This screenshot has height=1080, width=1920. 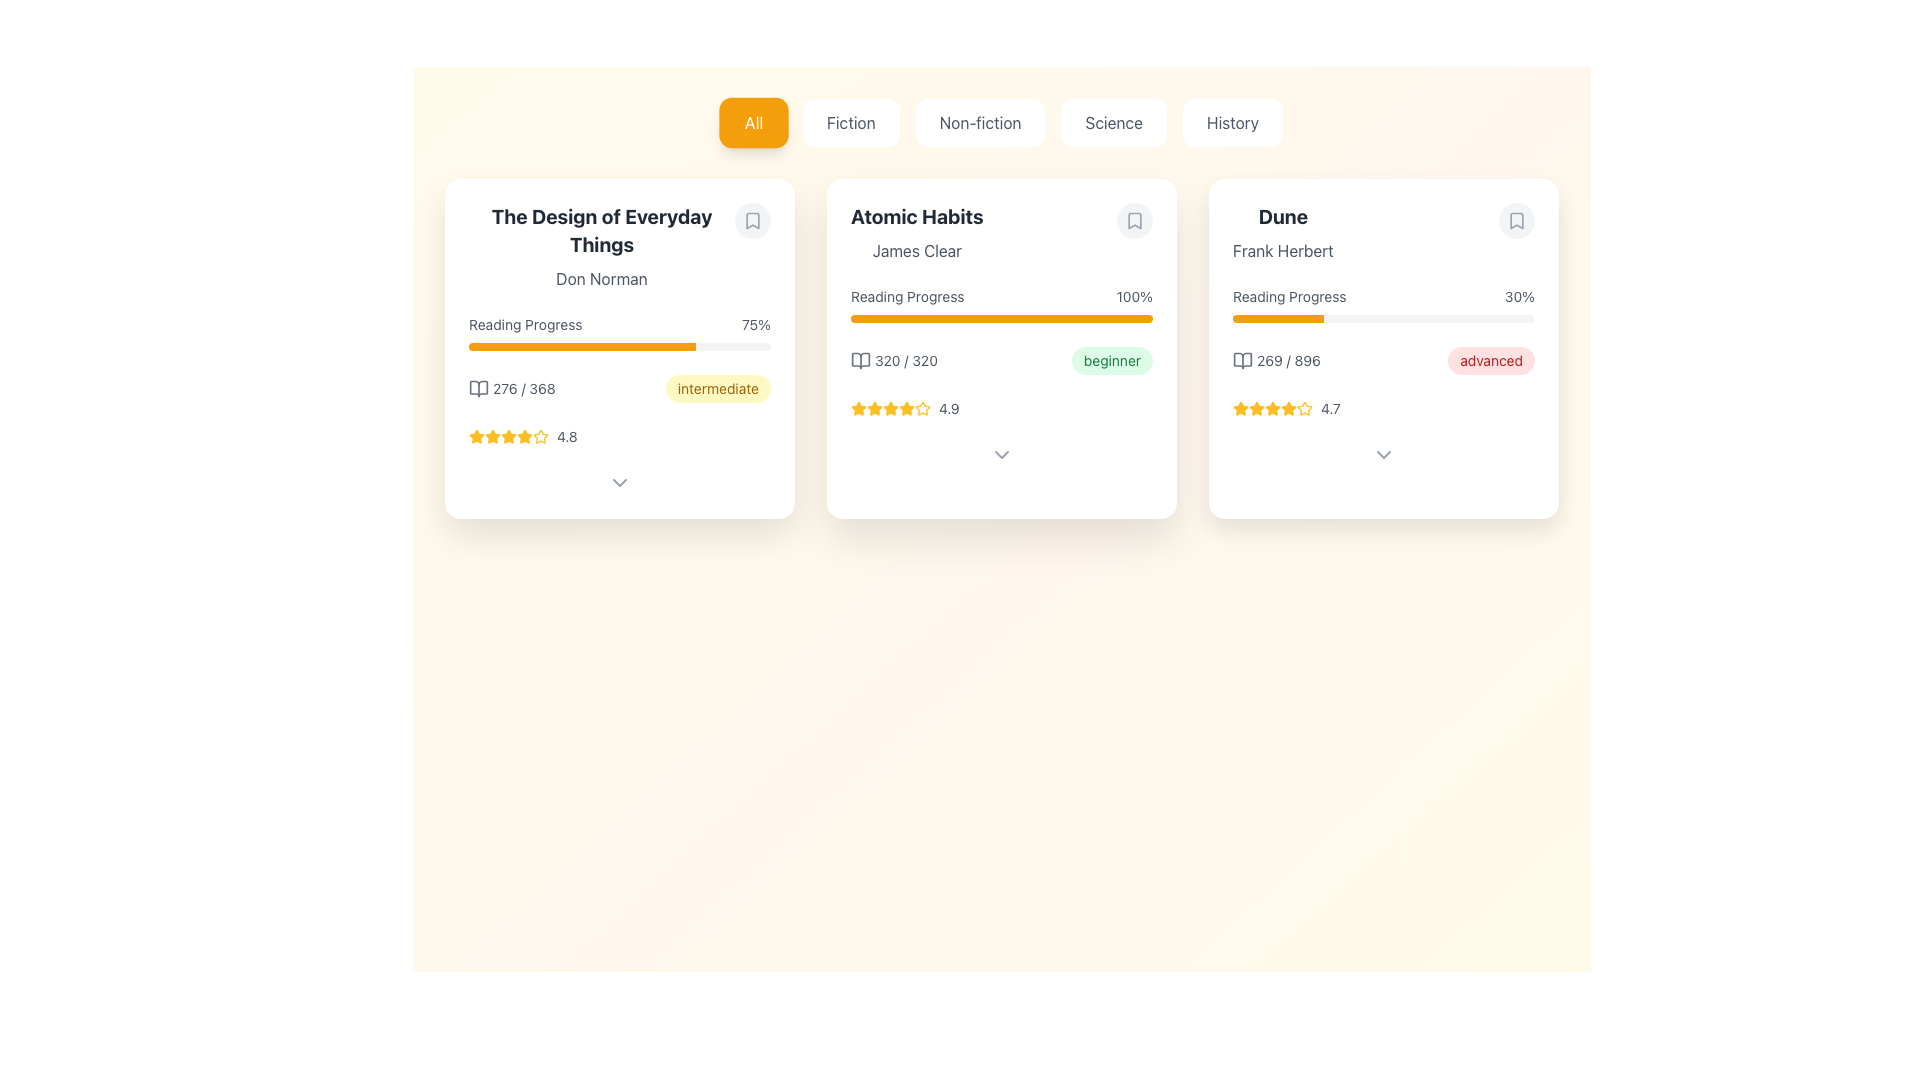 I want to click on the fifth yellow star icon in the horizontal sequence for user rating on the card labeled 'Atomic Habits' by James Clear, located below the reading progress bar, so click(x=890, y=407).